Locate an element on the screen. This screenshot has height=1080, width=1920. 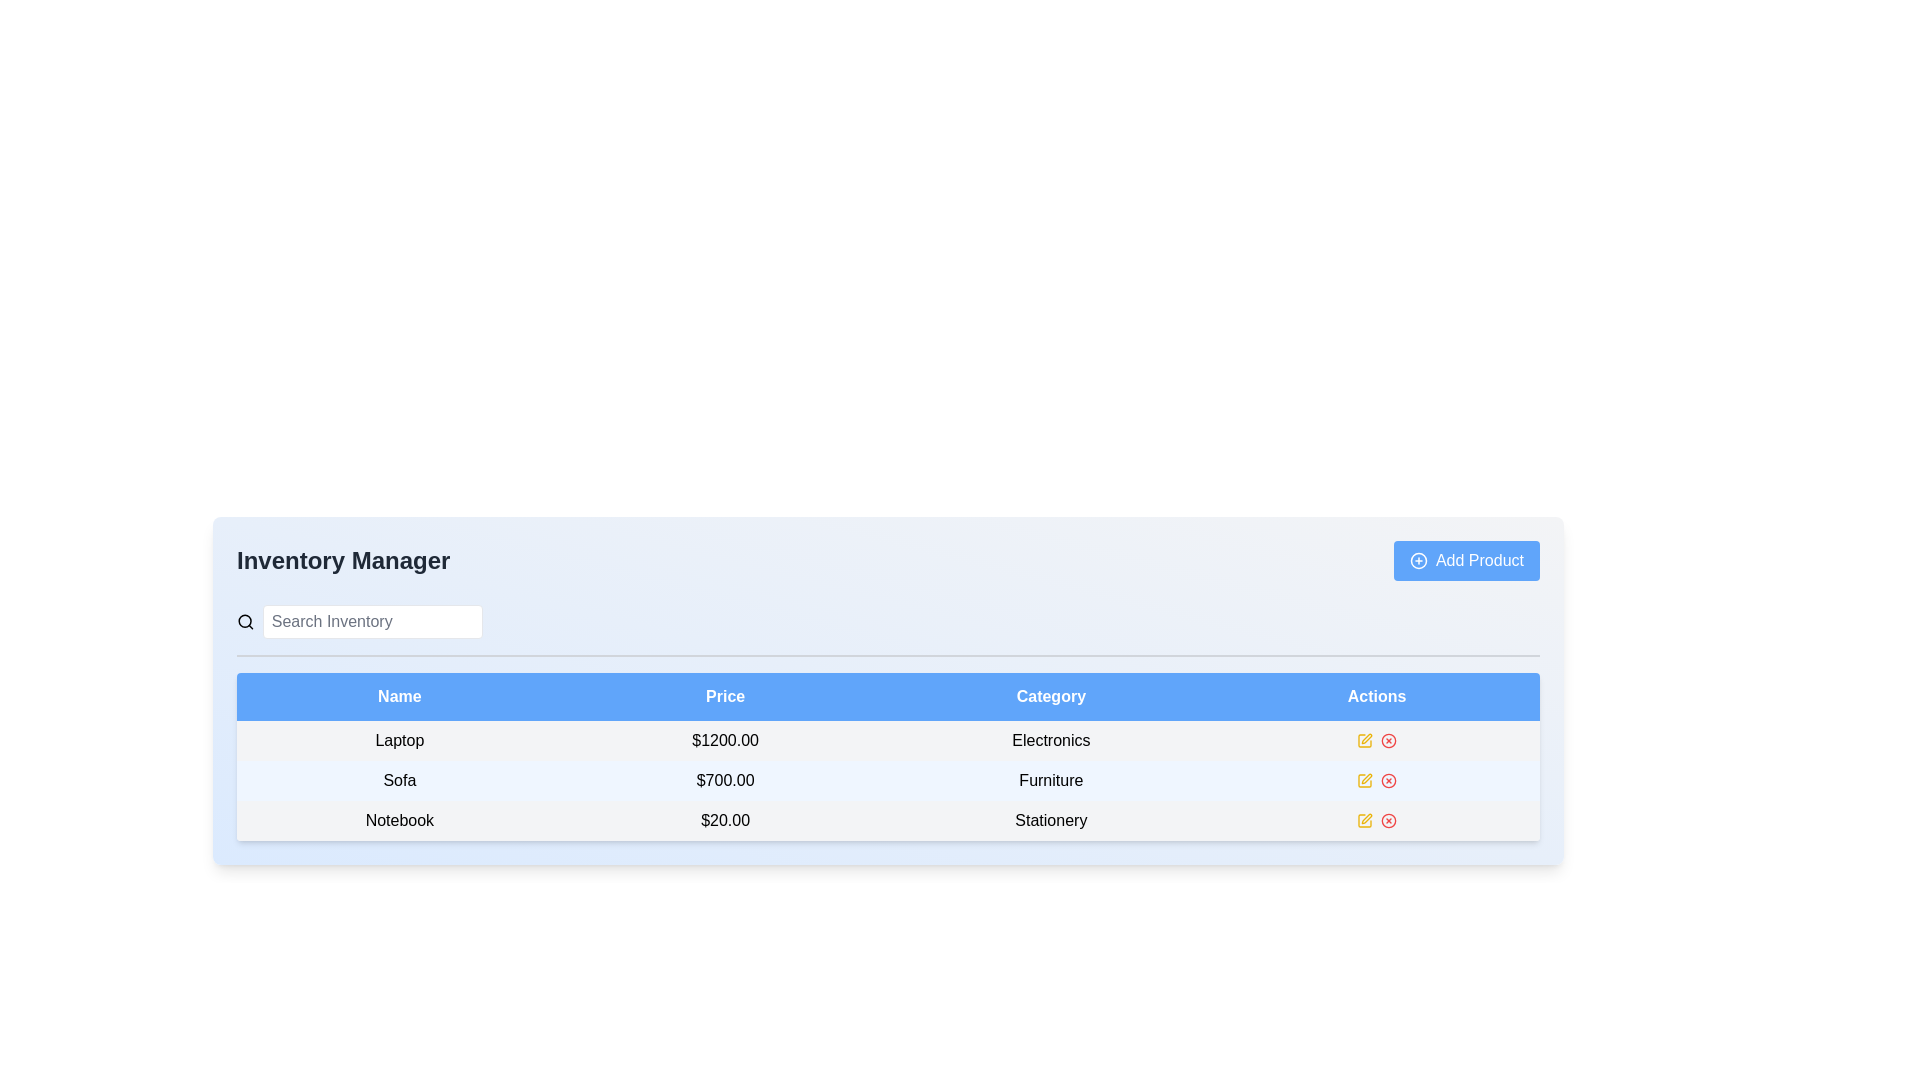
the edit action icon/button resembling a slanted pen tip, located in the 'Actions' column of the last row in the table is located at coordinates (1366, 739).